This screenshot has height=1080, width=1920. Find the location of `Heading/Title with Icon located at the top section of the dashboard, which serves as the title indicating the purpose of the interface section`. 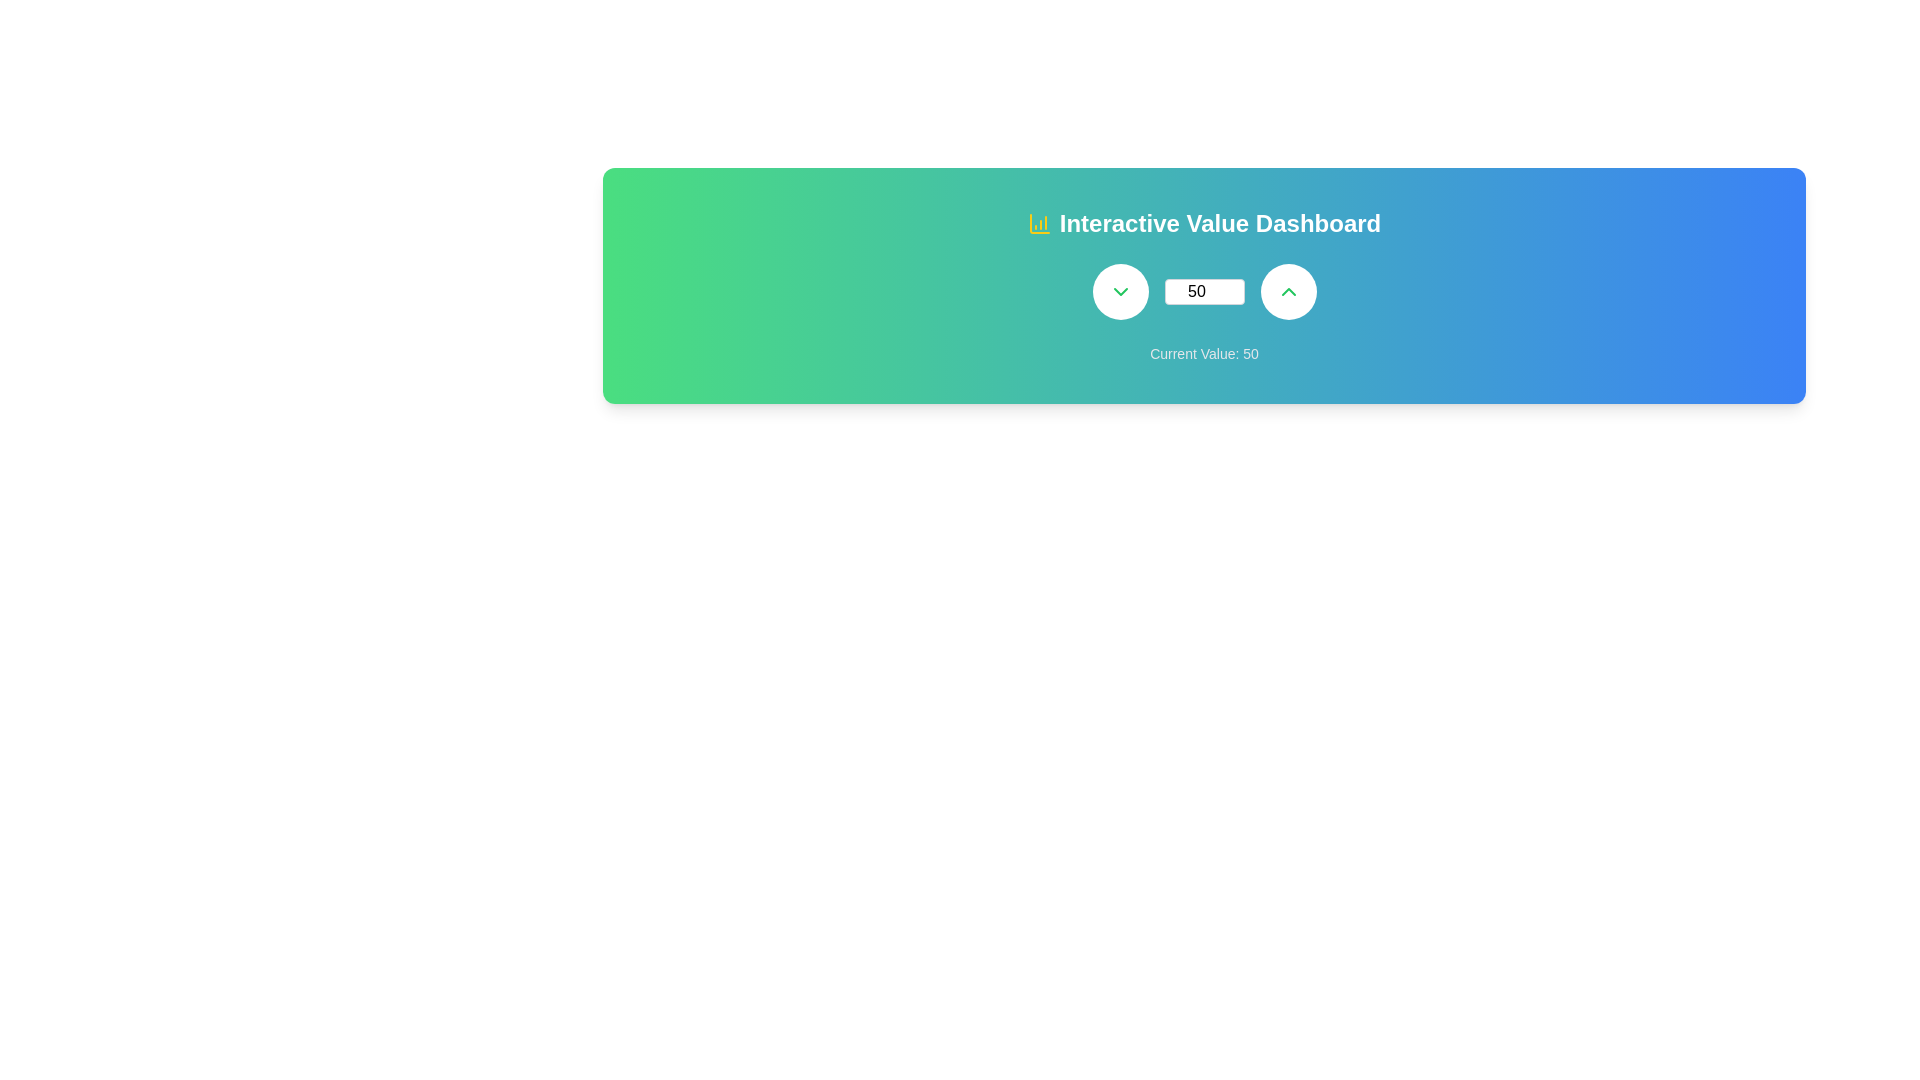

Heading/Title with Icon located at the top section of the dashboard, which serves as the title indicating the purpose of the interface section is located at coordinates (1203, 223).